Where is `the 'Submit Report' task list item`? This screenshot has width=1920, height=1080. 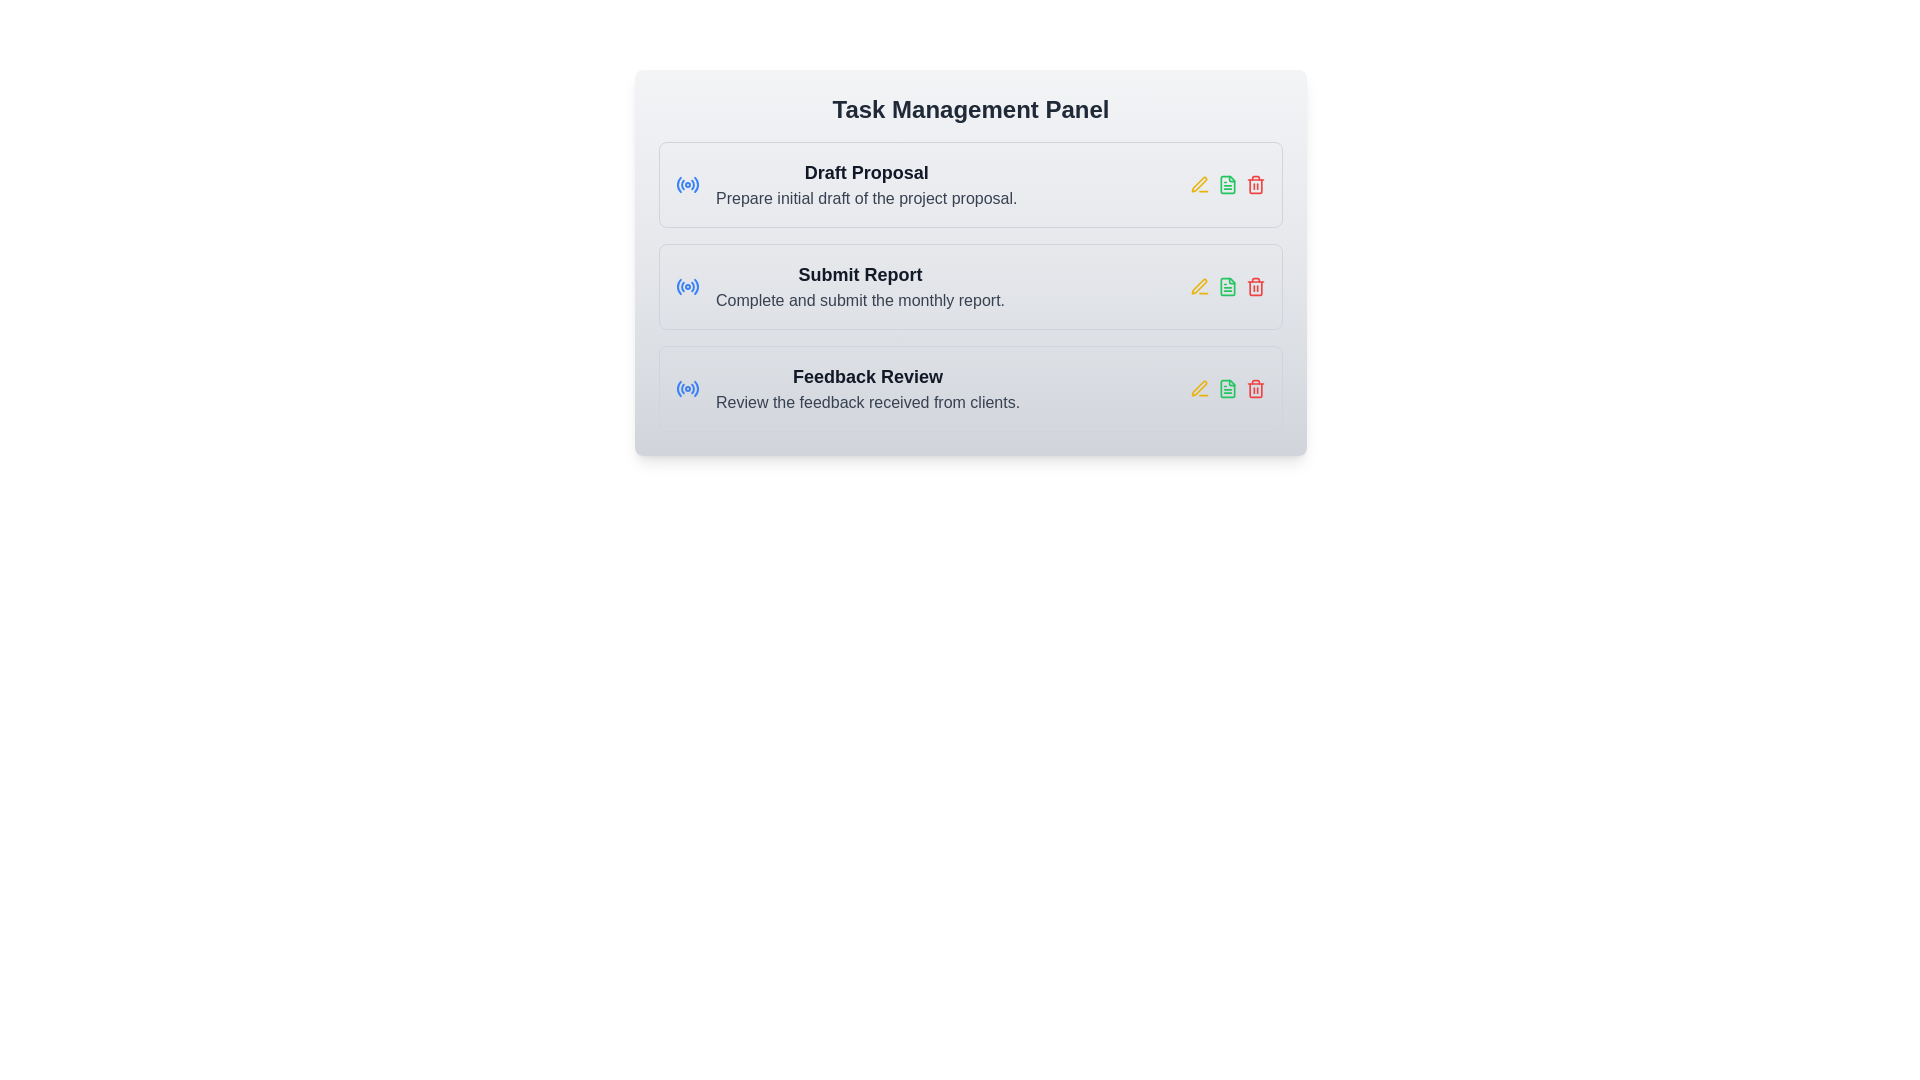 the 'Submit Report' task list item is located at coordinates (970, 261).